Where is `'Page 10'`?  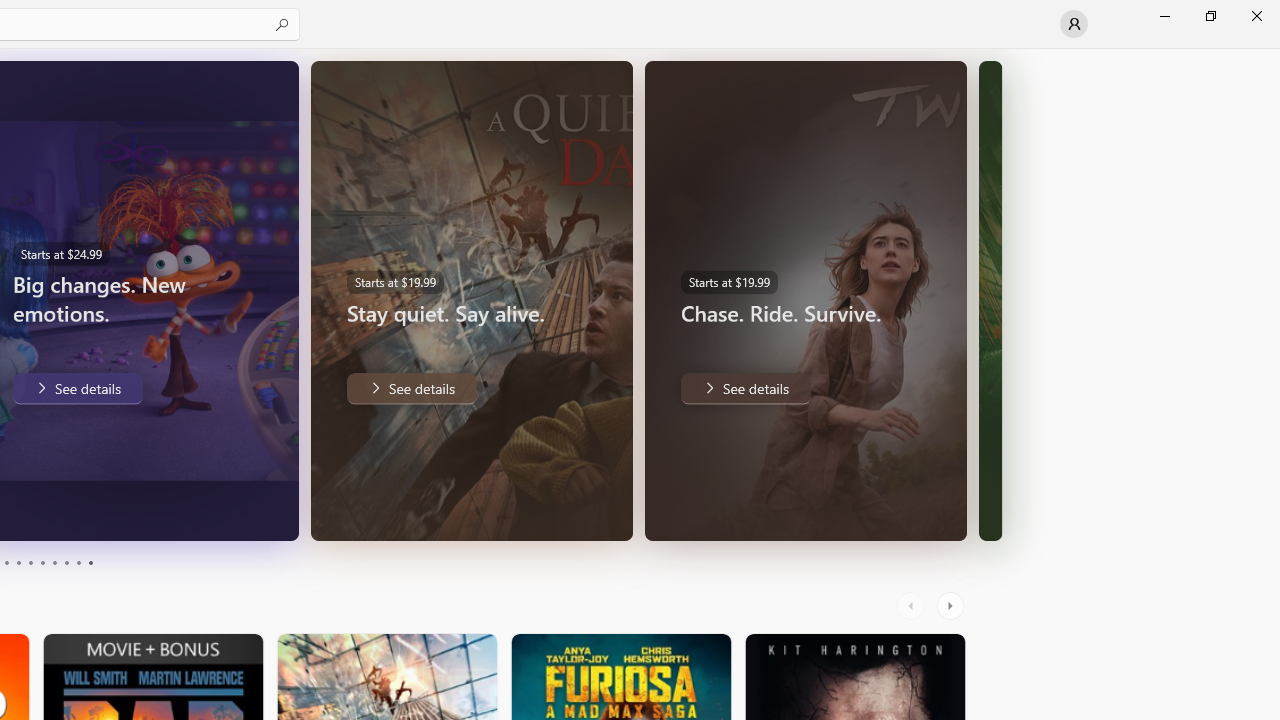
'Page 10' is located at coordinates (89, 563).